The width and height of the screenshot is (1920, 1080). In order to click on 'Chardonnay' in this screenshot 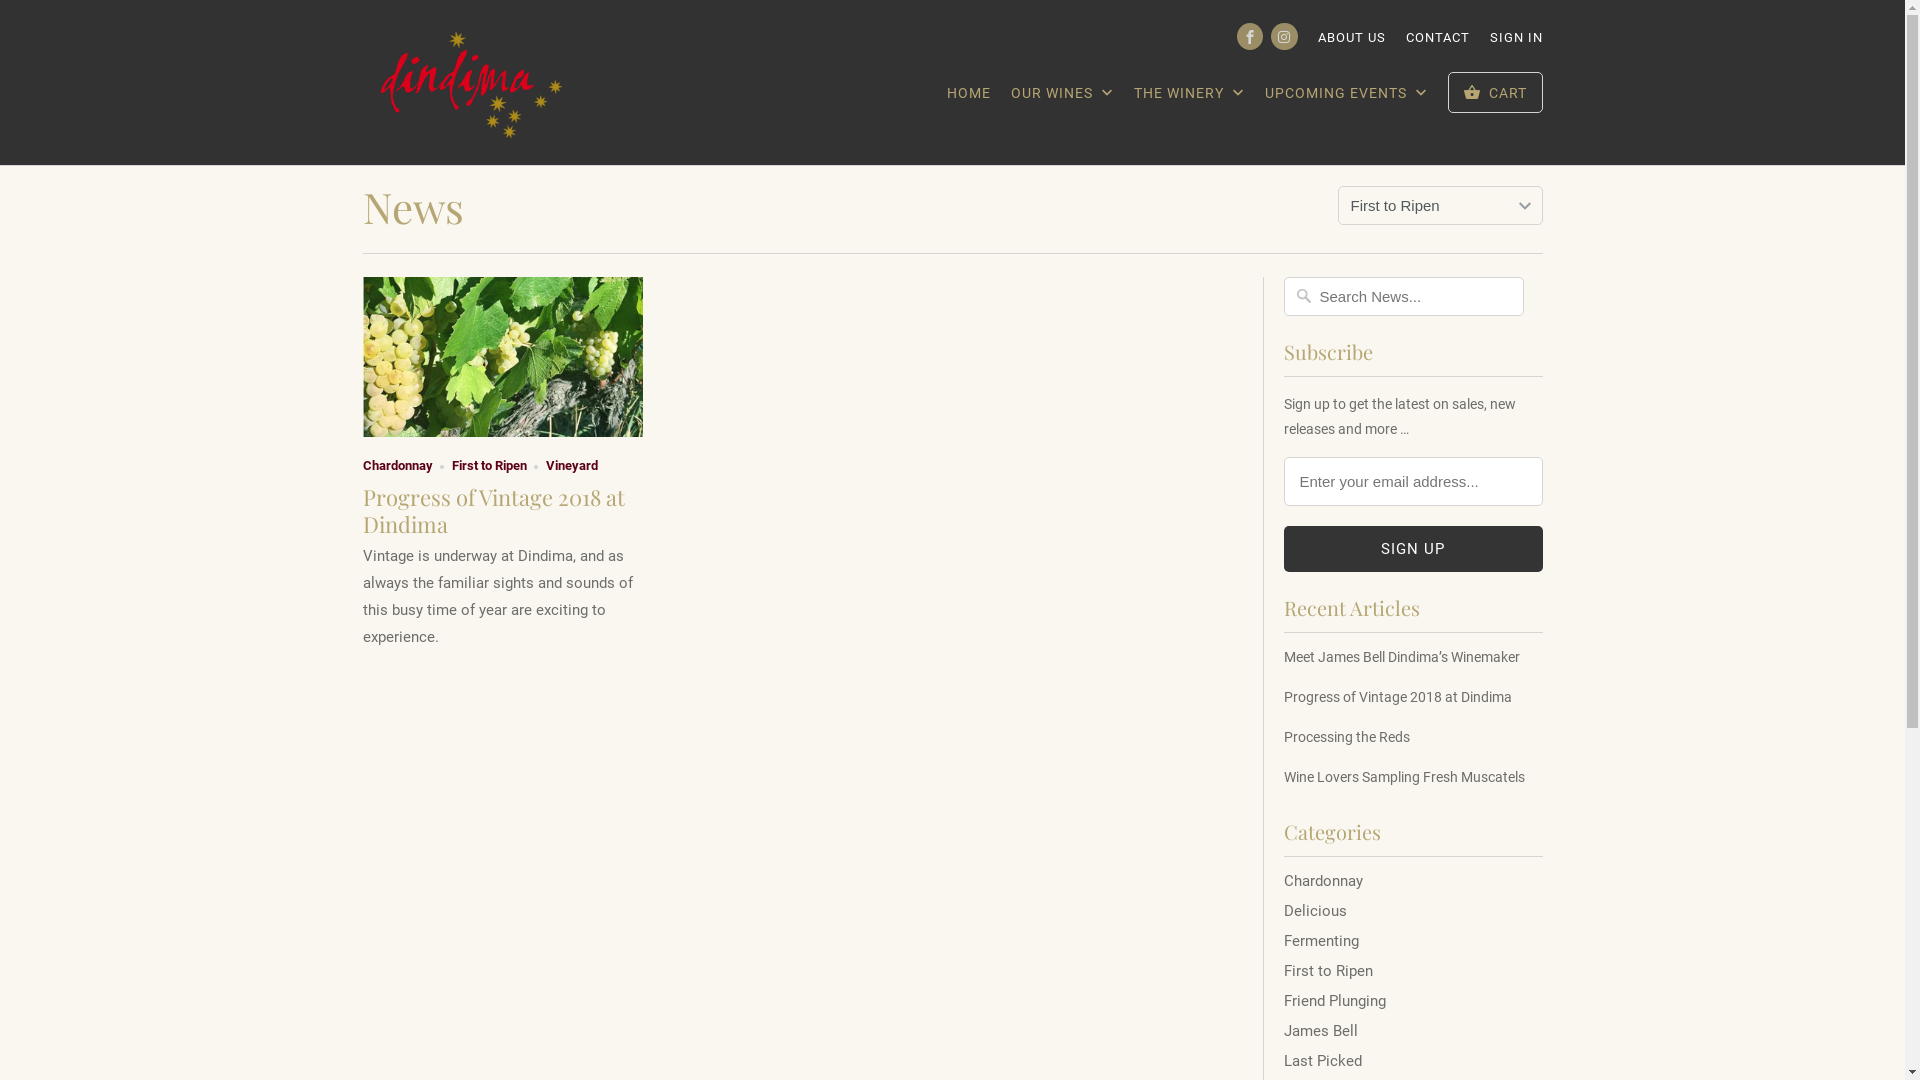, I will do `click(1323, 879)`.